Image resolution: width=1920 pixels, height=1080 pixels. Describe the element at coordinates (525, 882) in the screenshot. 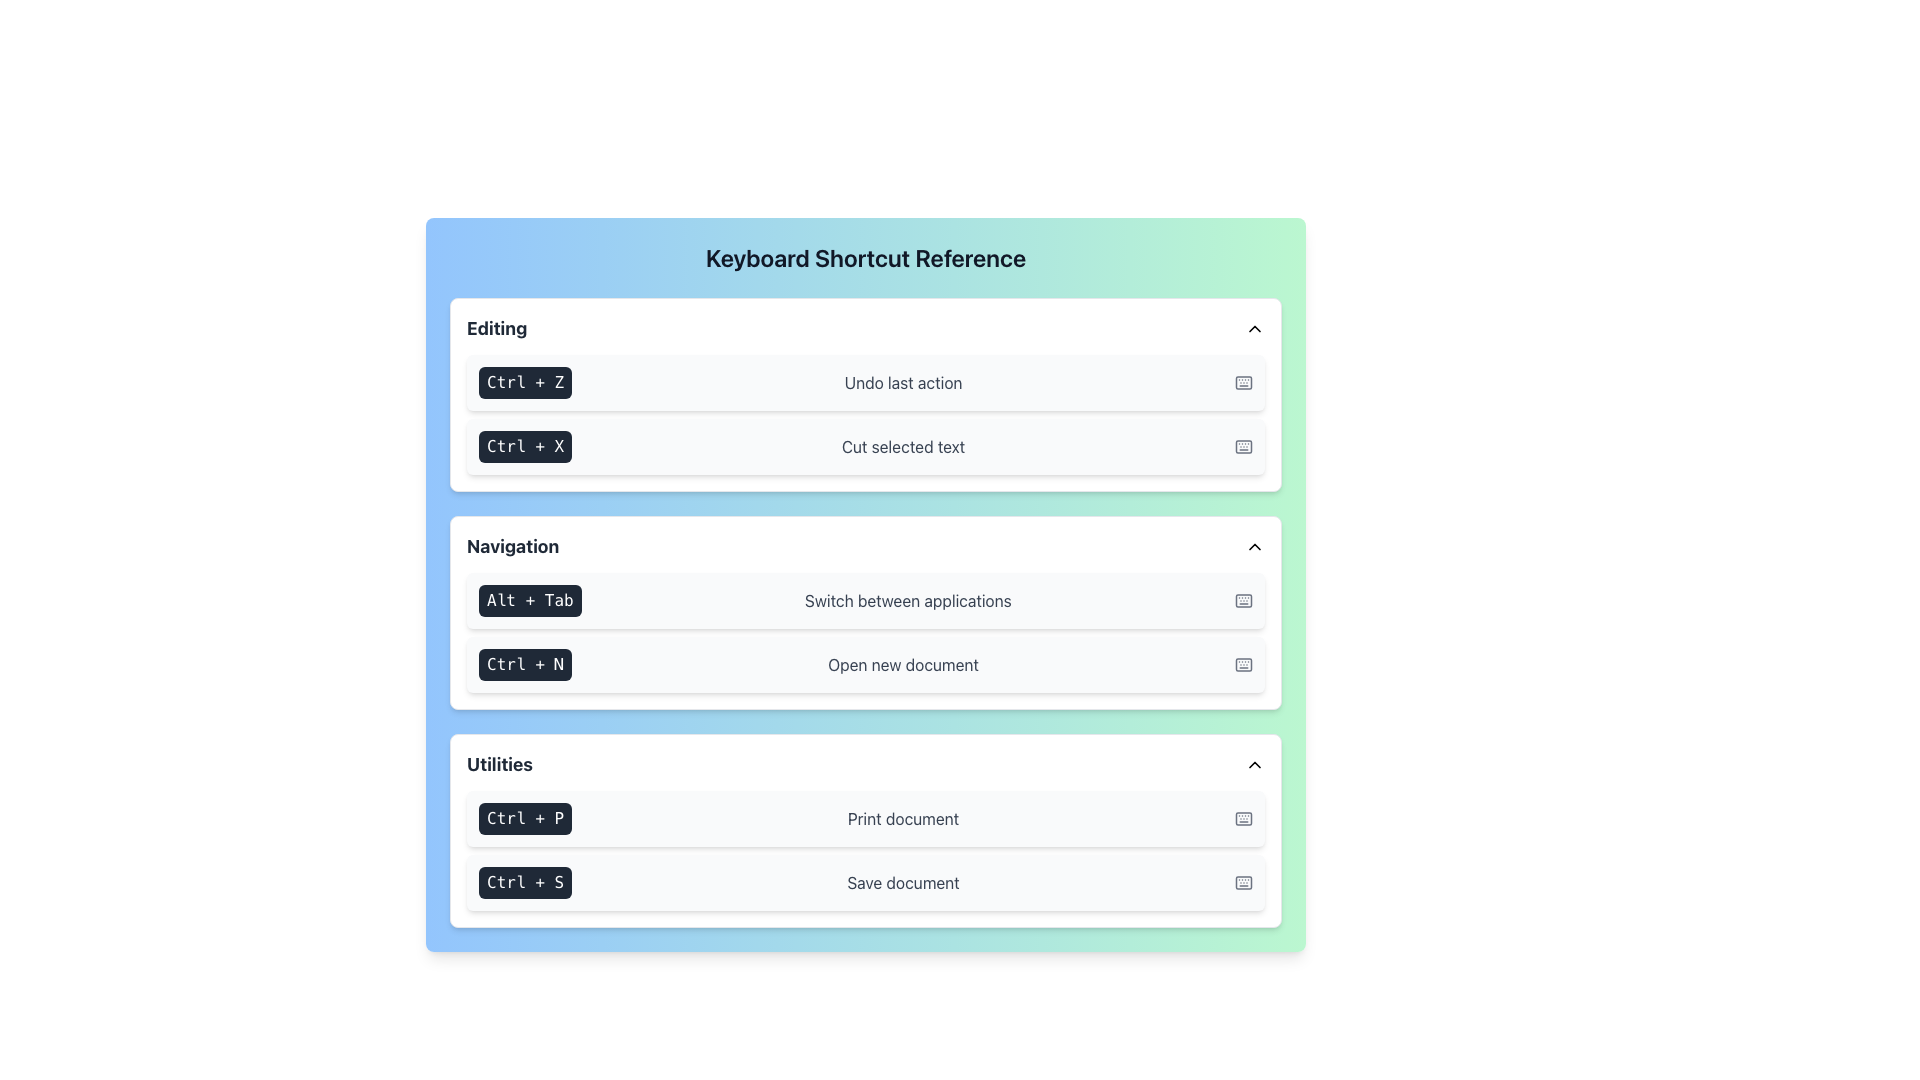

I see `the keyboard shortcut indicator labeled 'Ctrl + S' which is a dark gray button-like component with white bold text, located in the 'Utilities' section, to the left of 'Save document'` at that location.